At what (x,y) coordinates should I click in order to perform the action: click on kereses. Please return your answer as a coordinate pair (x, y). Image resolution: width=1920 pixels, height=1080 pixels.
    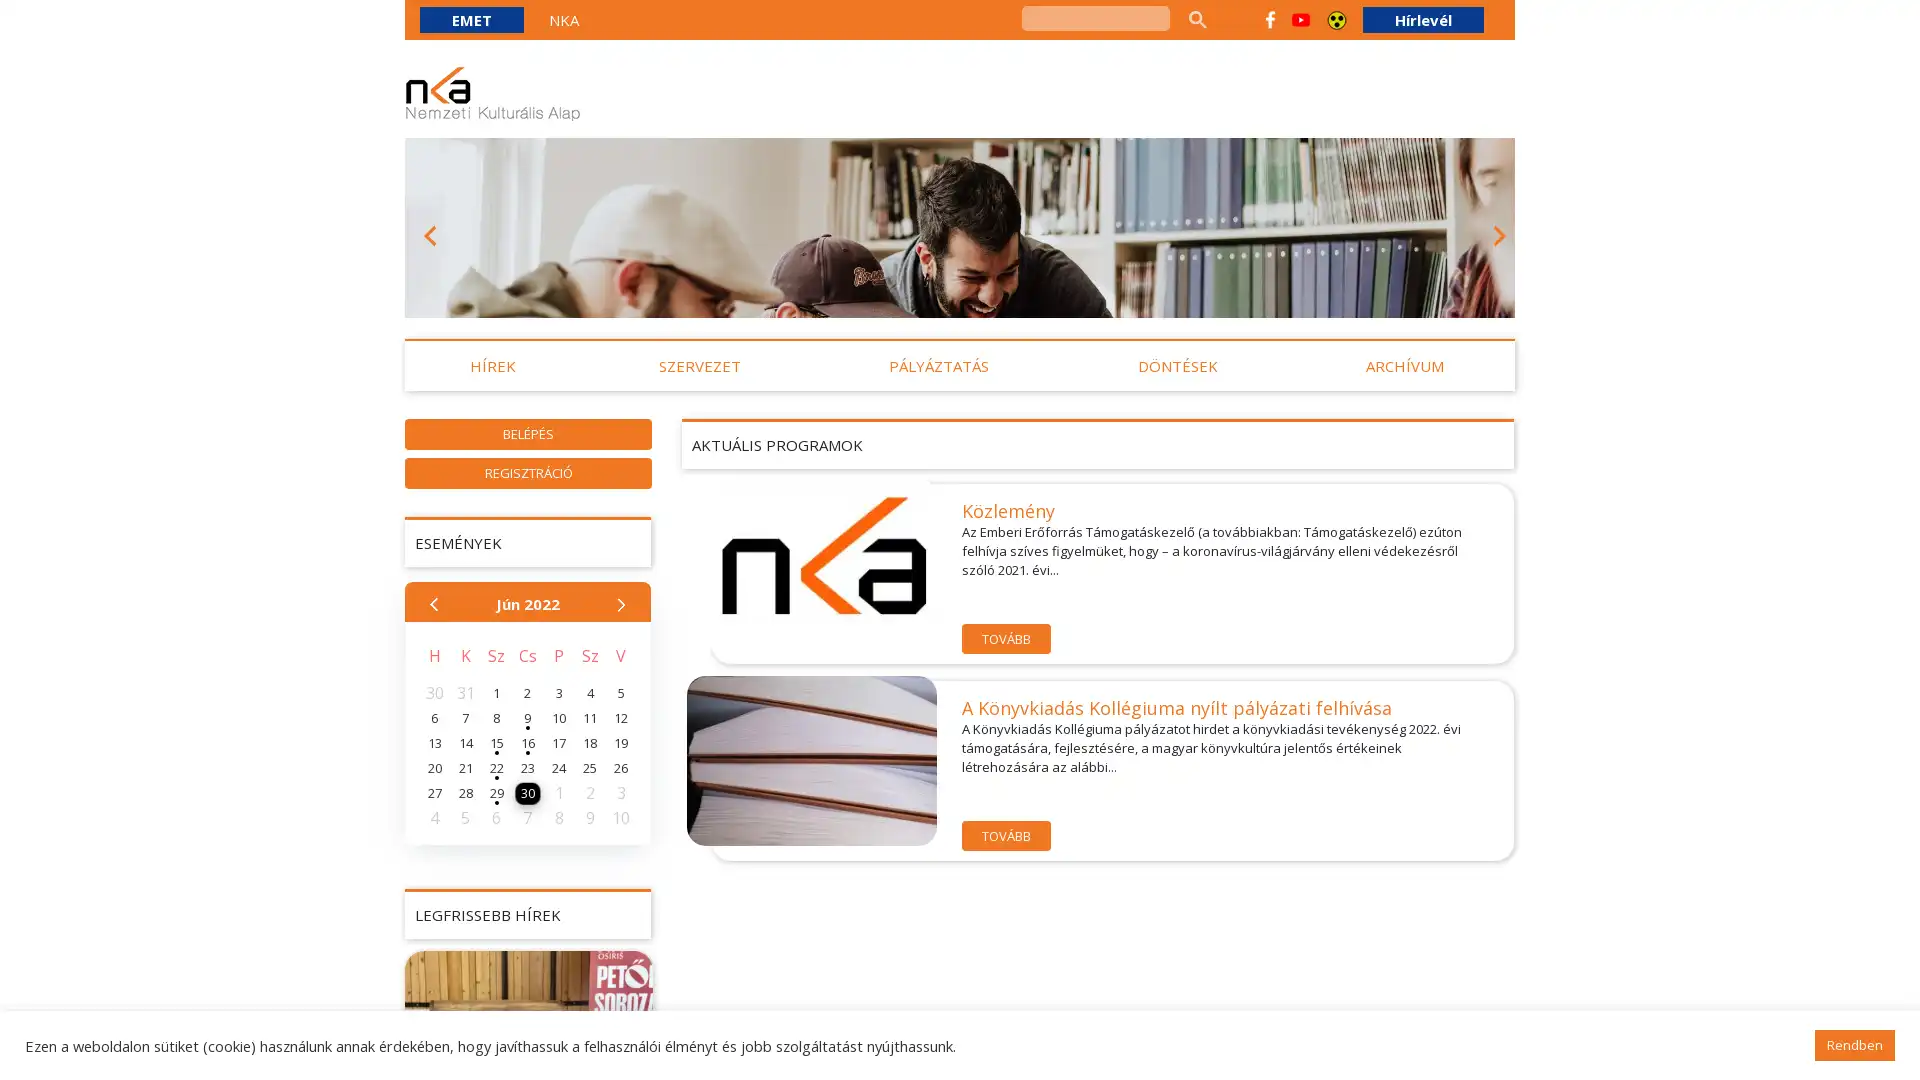
    Looking at the image, I should click on (1196, 19).